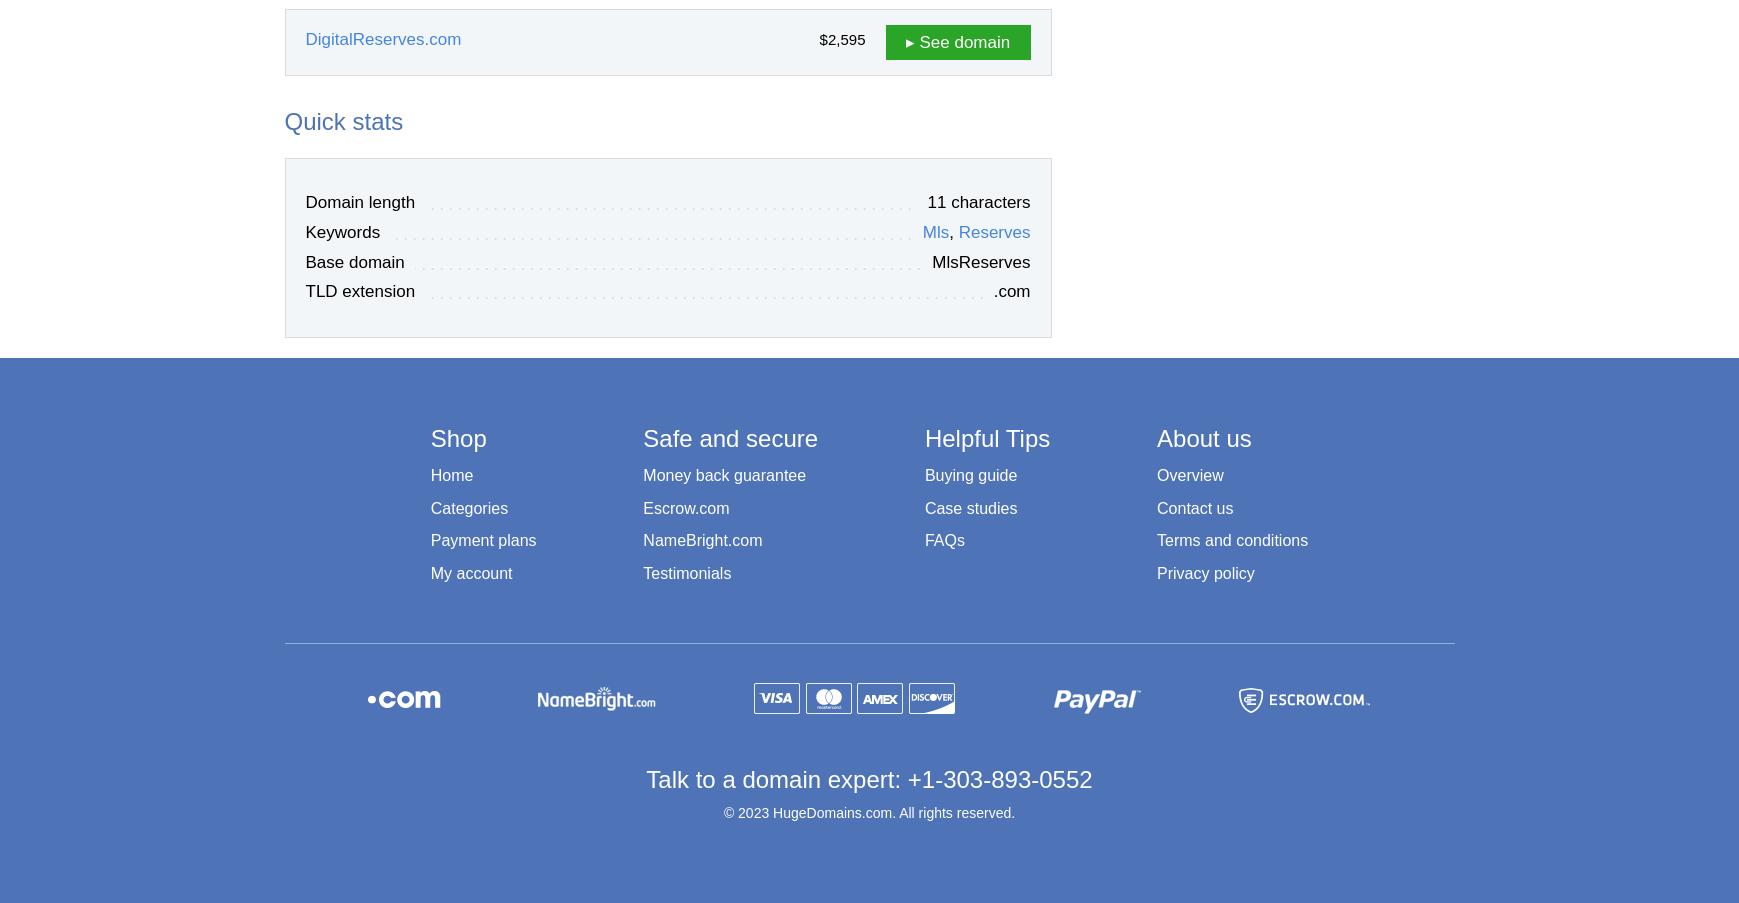 The image size is (1739, 903). I want to click on 'About us', so click(1203, 436).